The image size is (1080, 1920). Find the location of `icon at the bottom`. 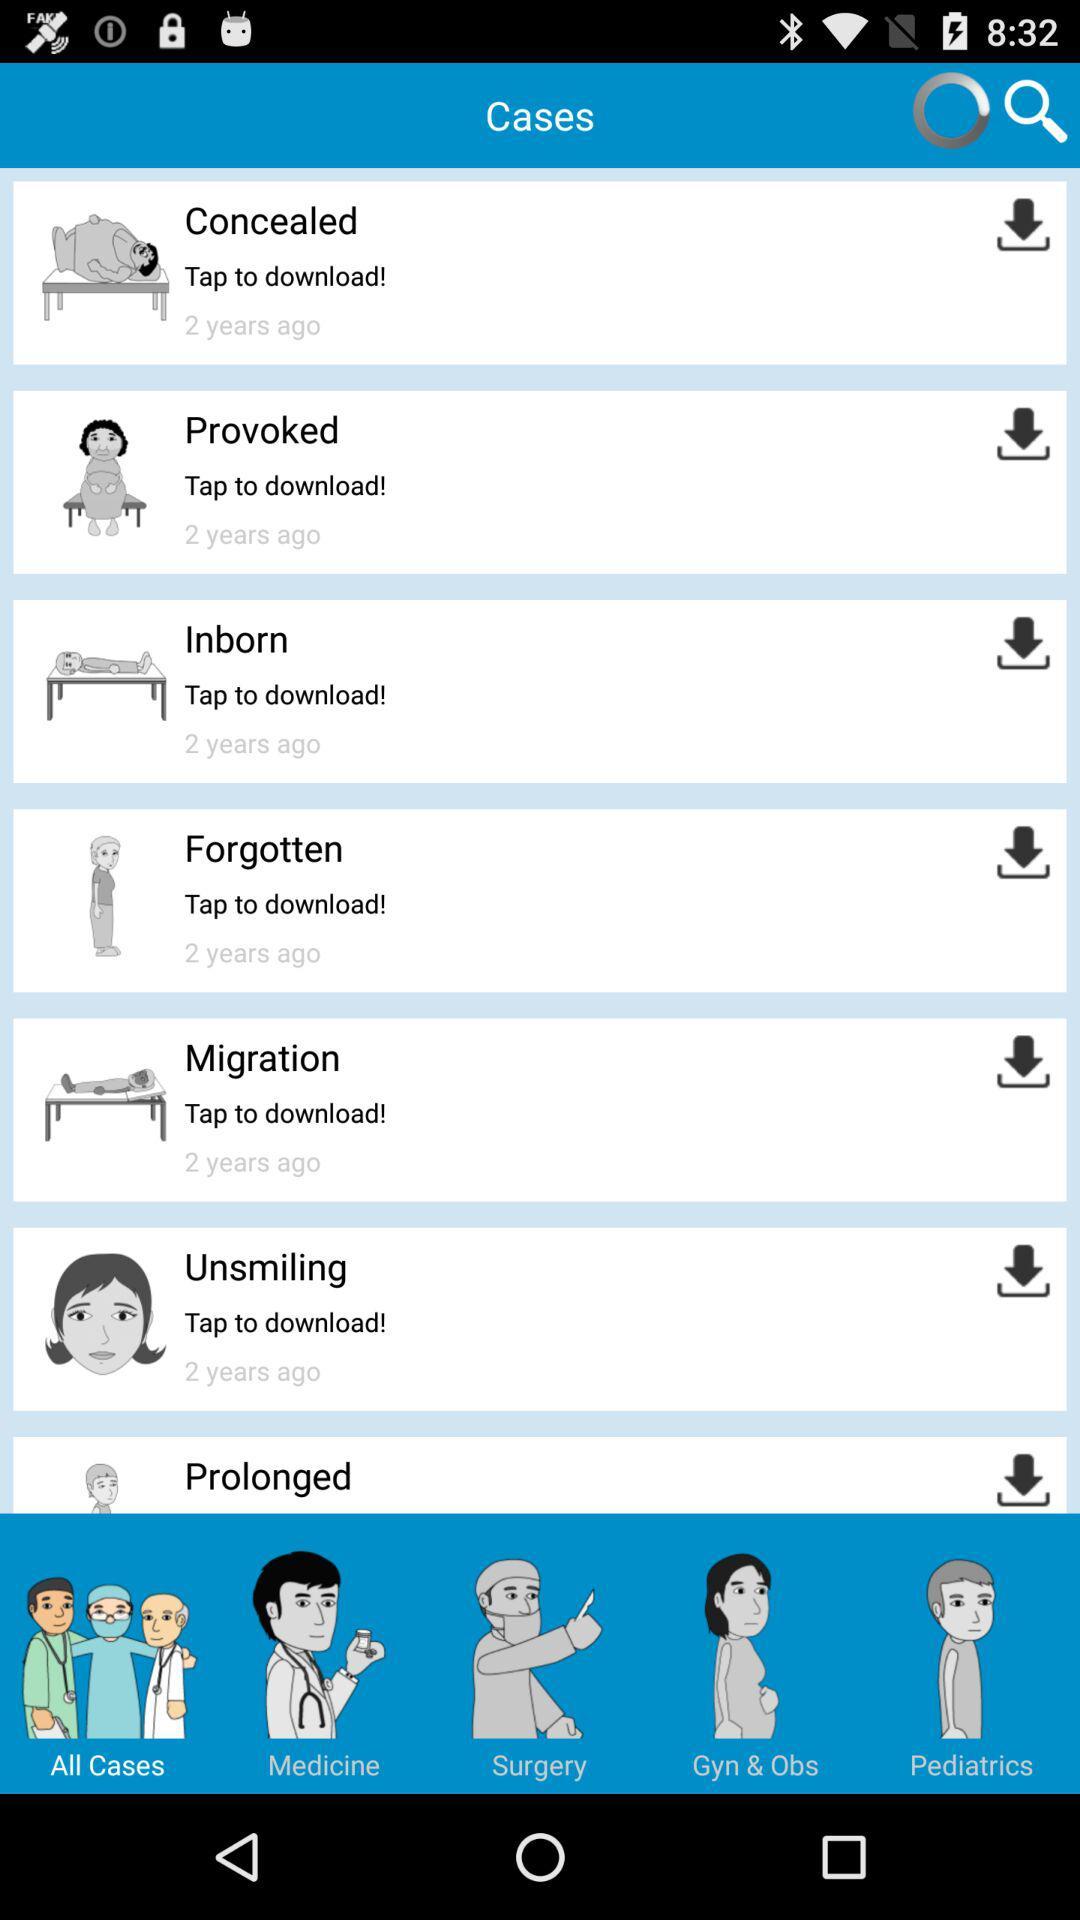

icon at the bottom is located at coordinates (540, 1653).